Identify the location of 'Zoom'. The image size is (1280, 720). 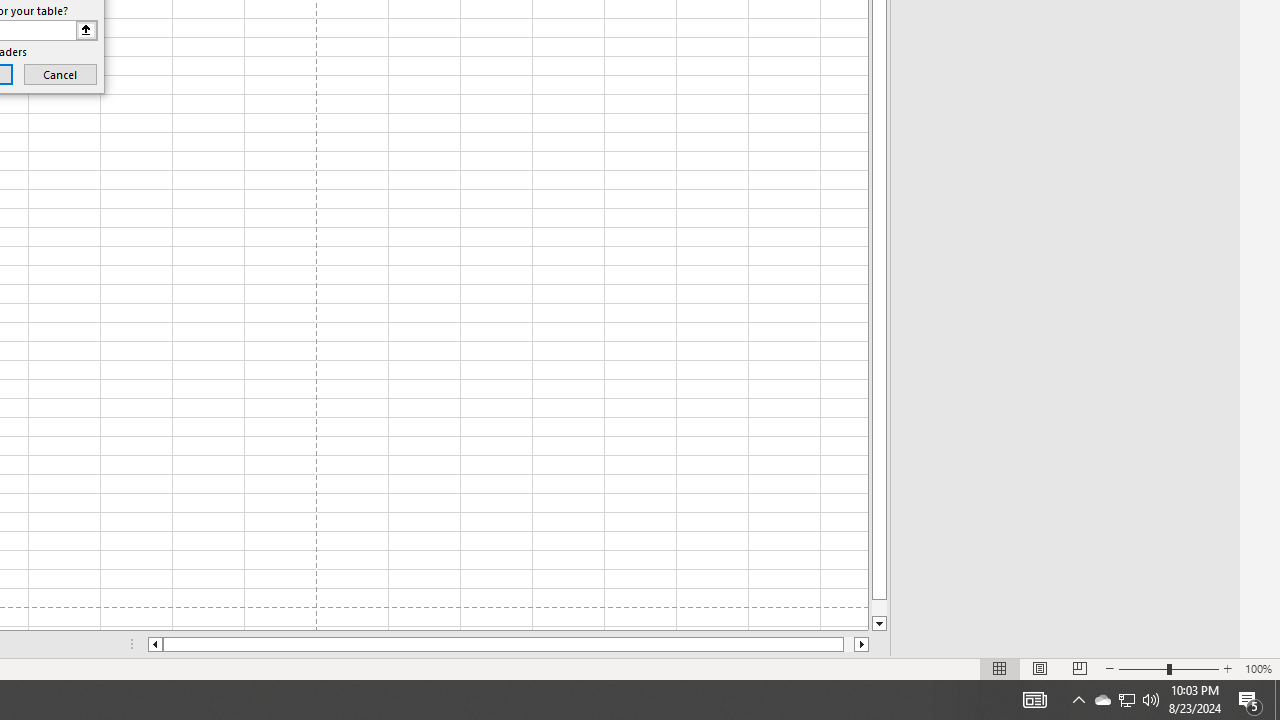
(1168, 669).